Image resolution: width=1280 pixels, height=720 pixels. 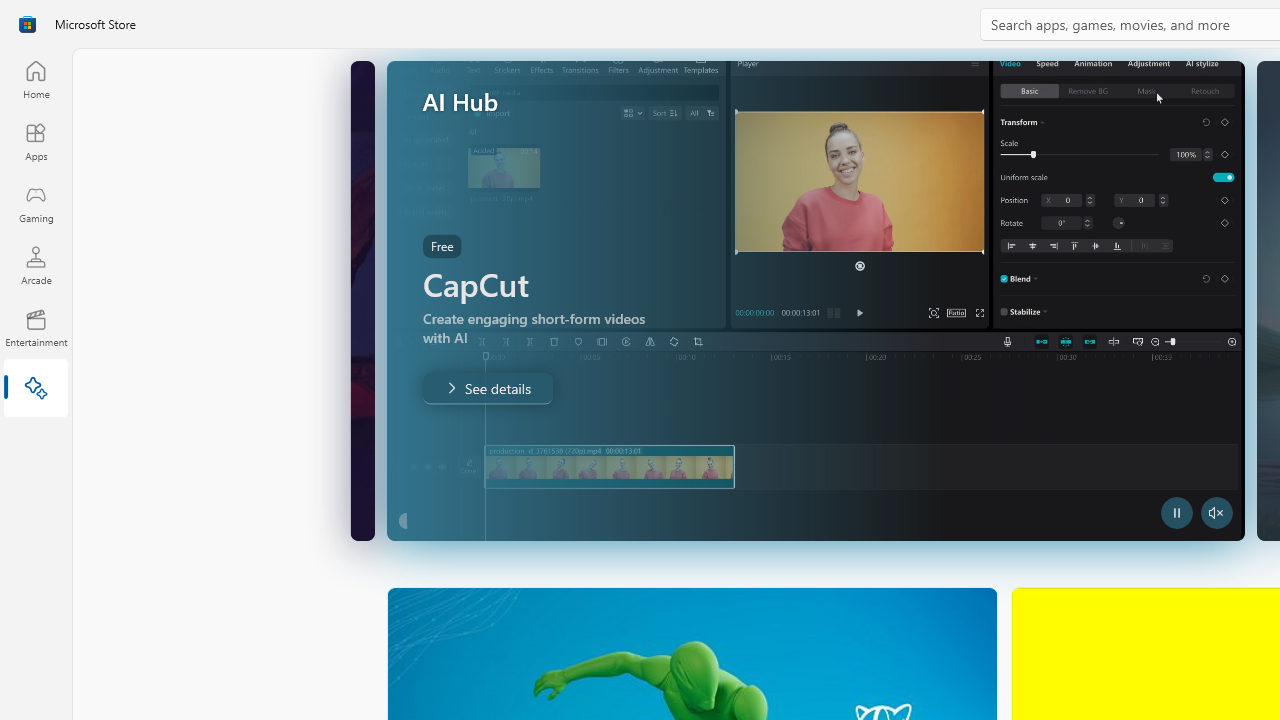 I want to click on 'Unmute', so click(x=1215, y=512).